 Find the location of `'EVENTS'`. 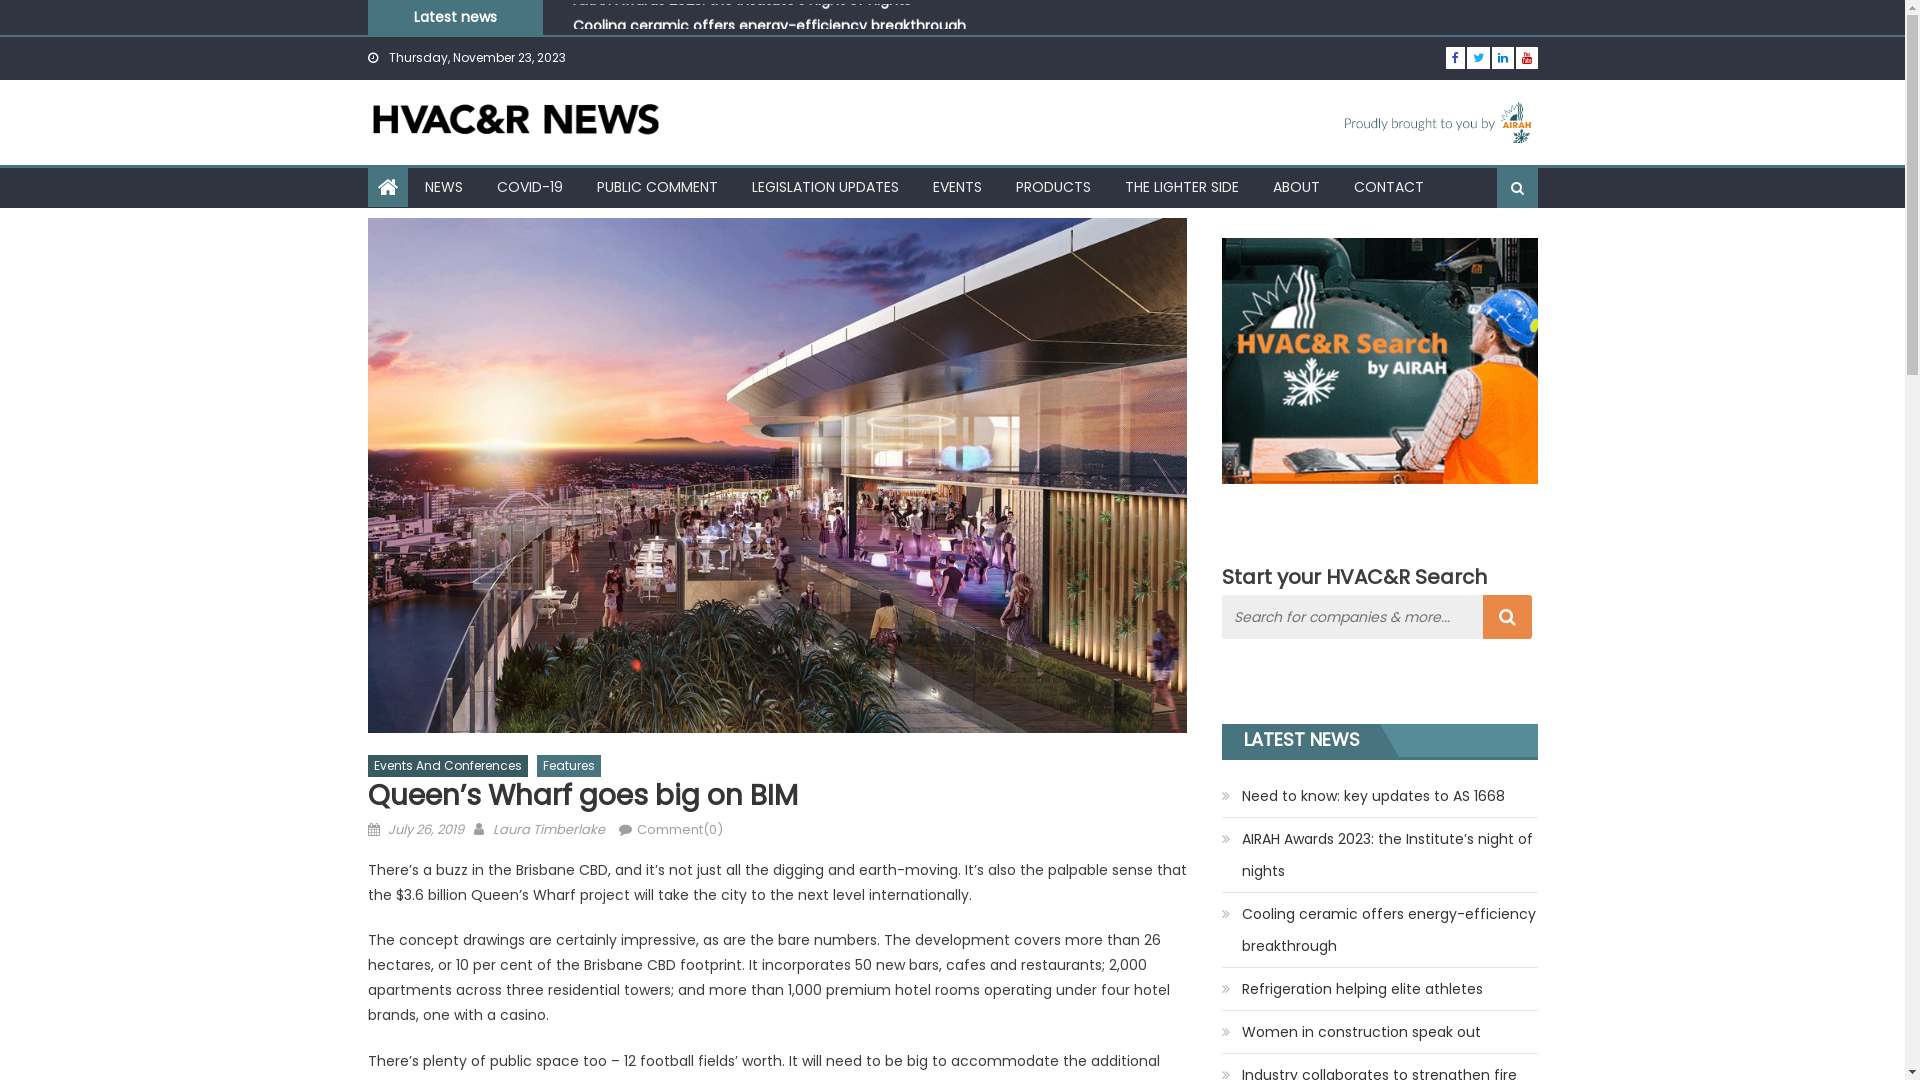

'EVENTS' is located at coordinates (956, 186).